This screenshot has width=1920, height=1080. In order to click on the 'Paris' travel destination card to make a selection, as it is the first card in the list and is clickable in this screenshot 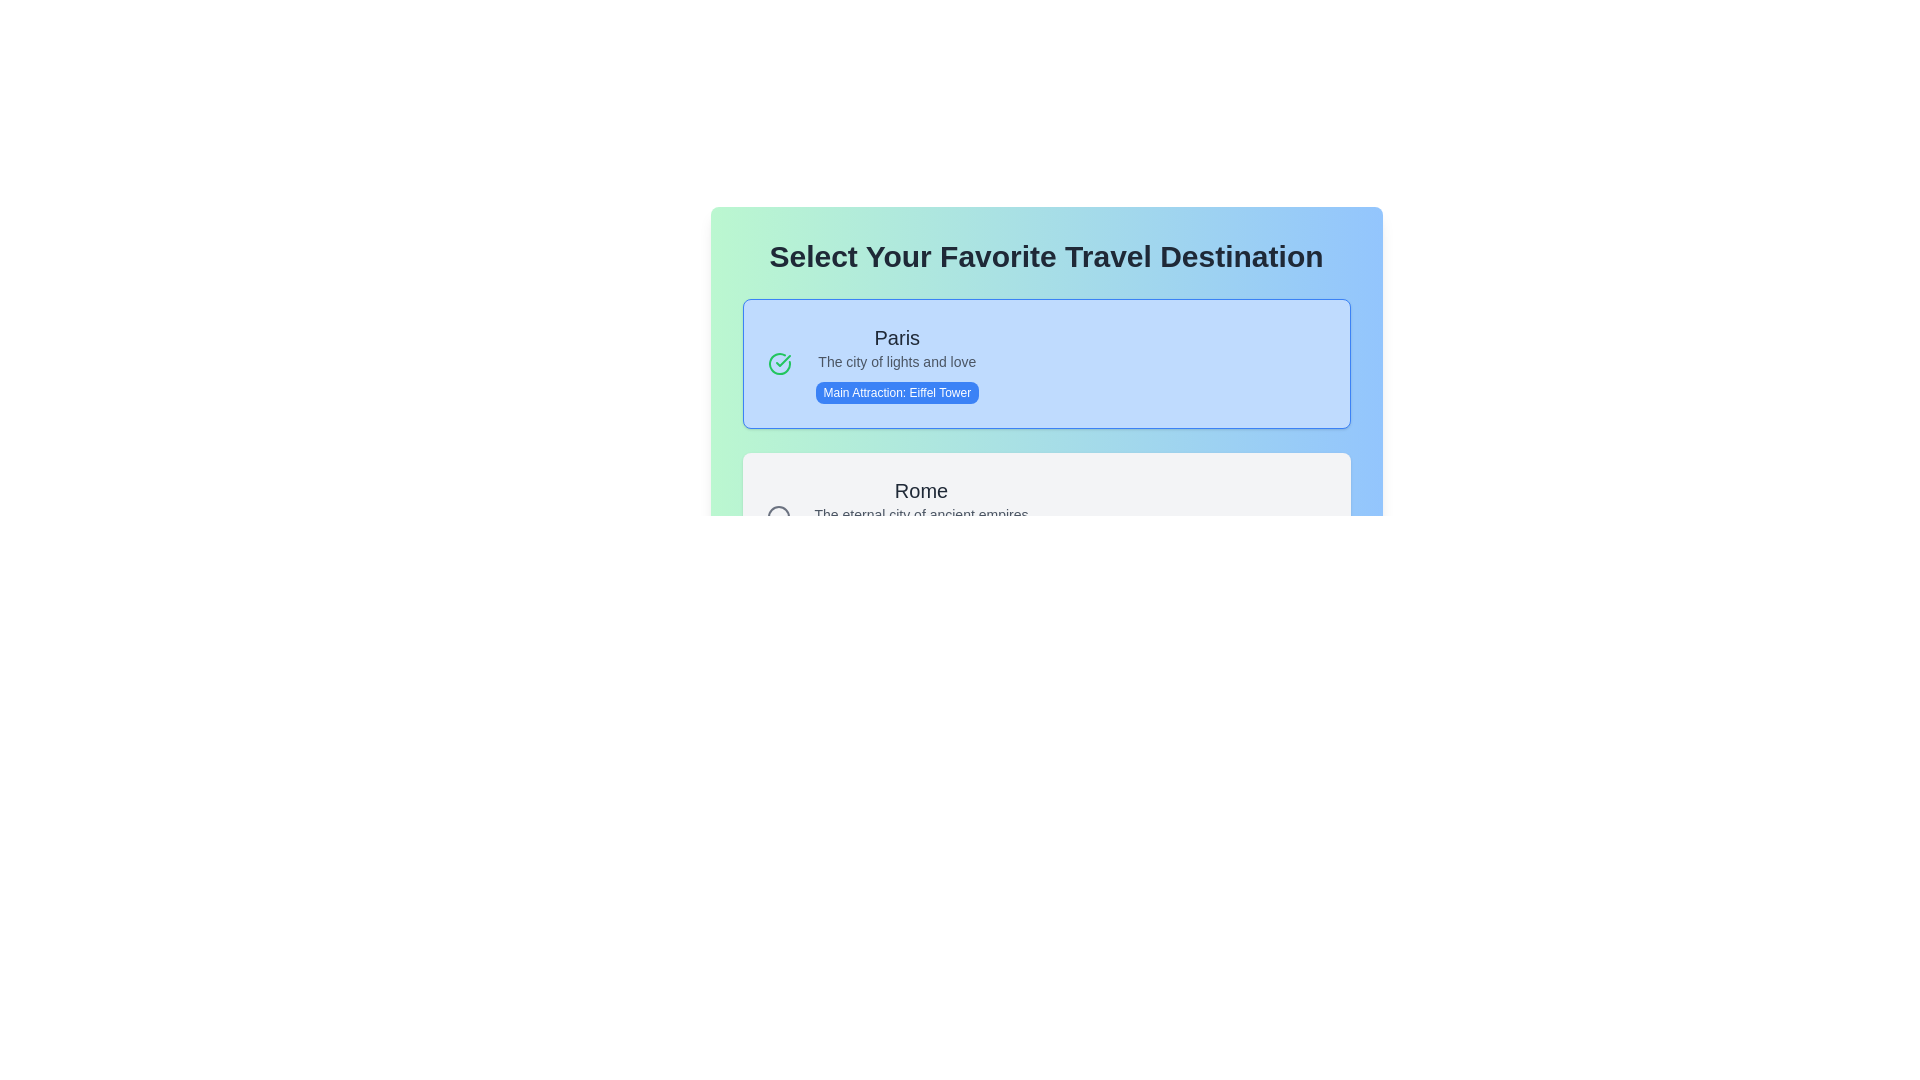, I will do `click(1045, 363)`.